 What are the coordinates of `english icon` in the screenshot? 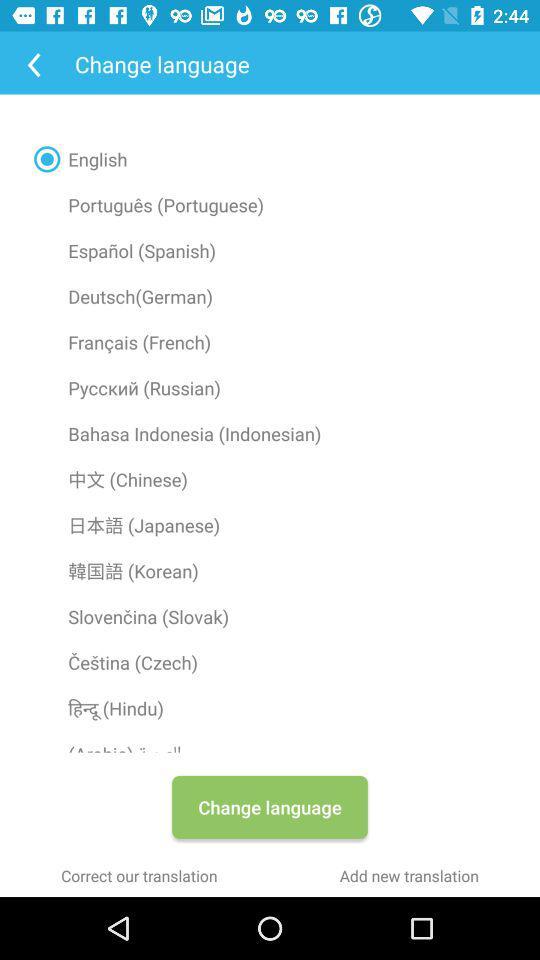 It's located at (270, 158).